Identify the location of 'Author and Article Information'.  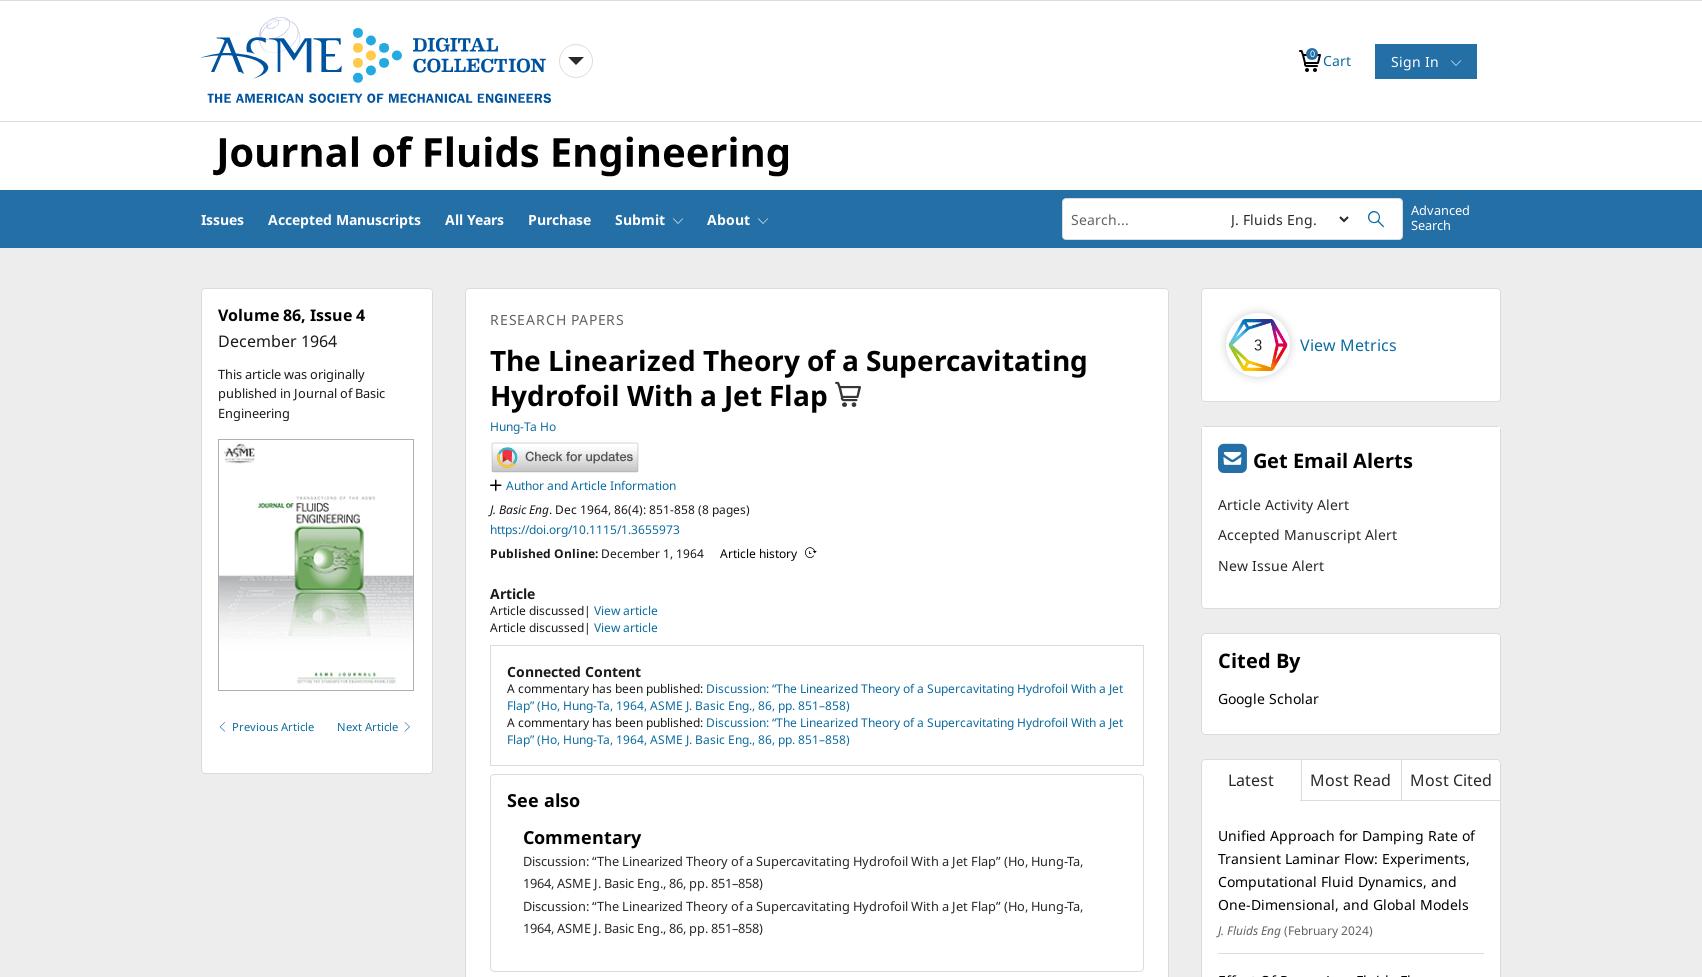
(590, 484).